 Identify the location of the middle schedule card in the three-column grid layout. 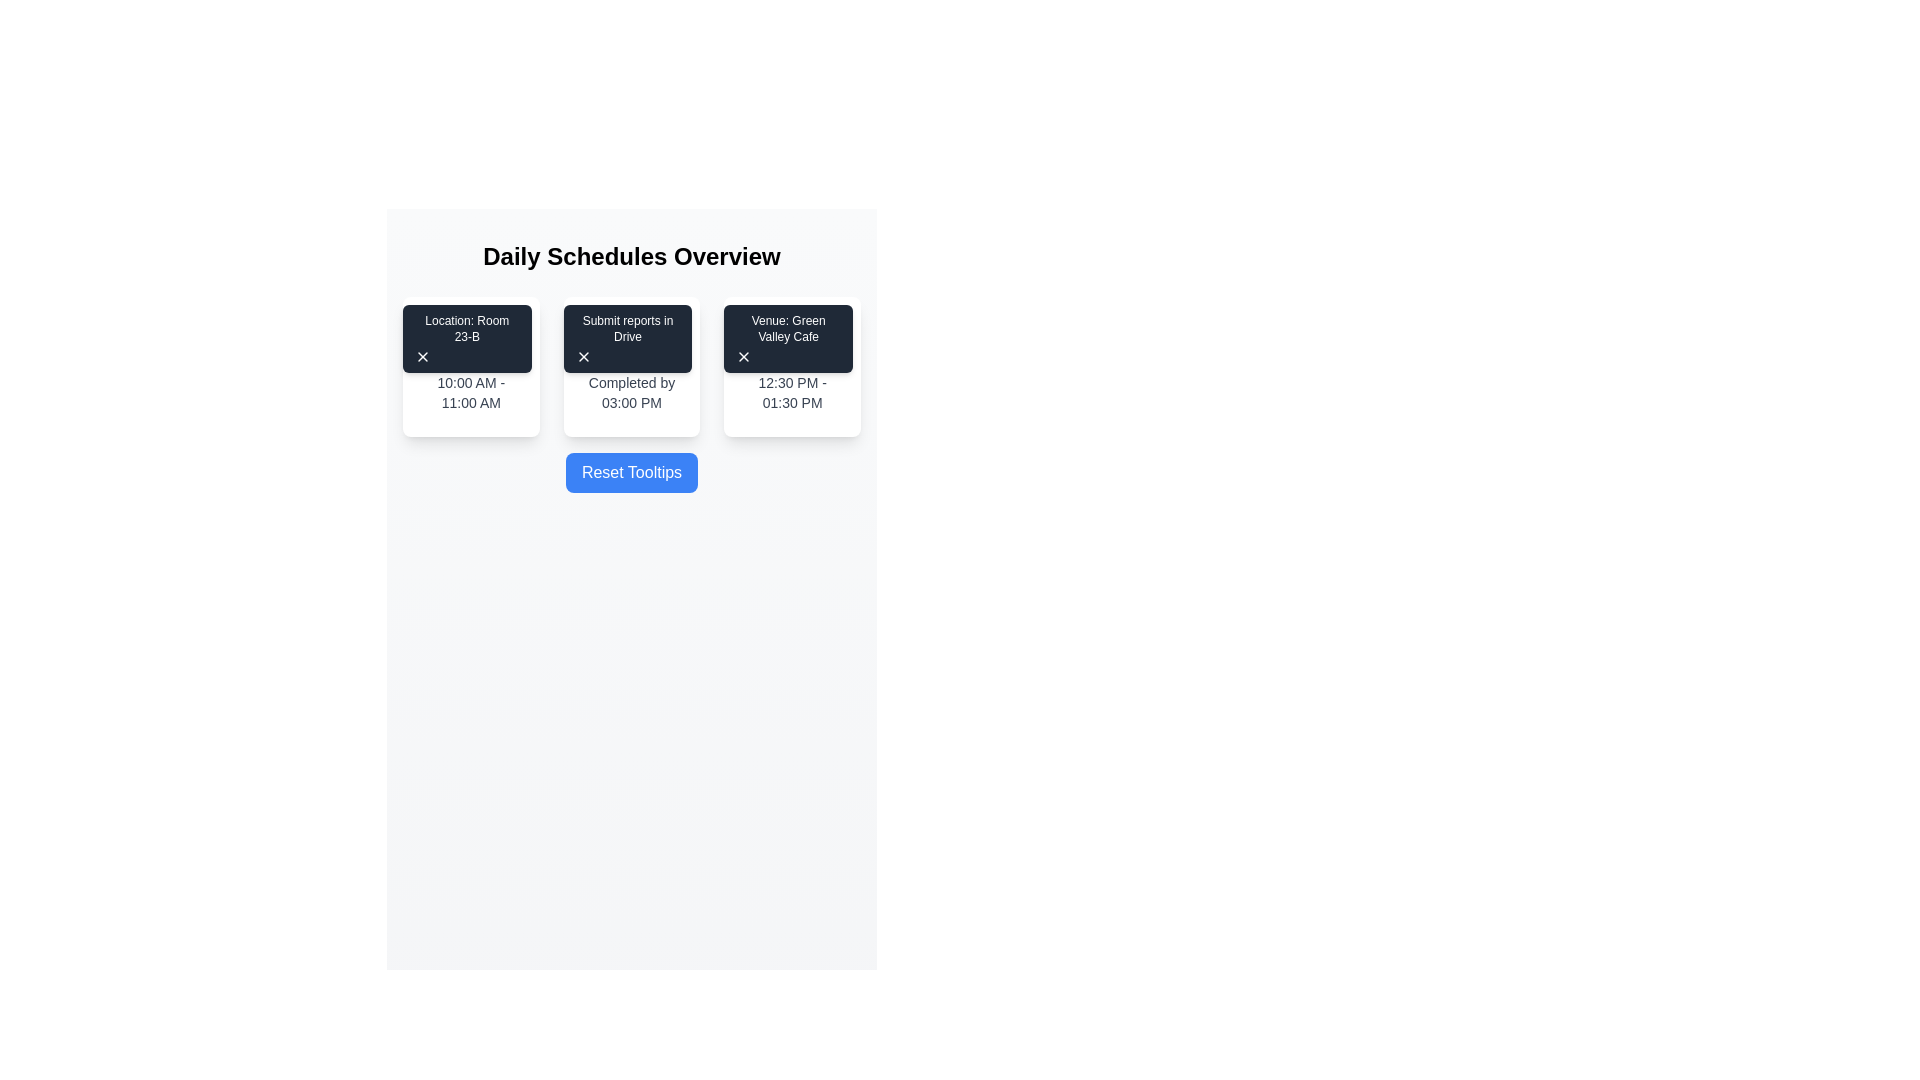
(631, 366).